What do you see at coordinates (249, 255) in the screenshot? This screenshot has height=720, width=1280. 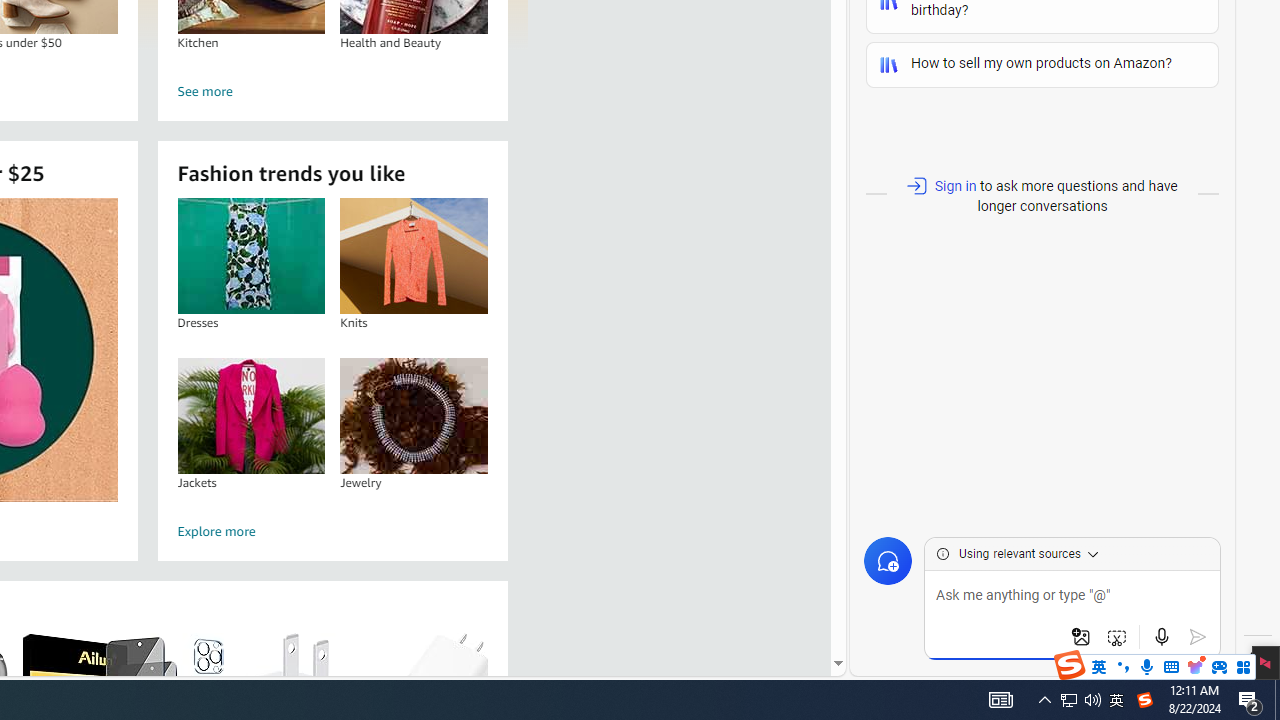 I see `'Dresses'` at bounding box center [249, 255].